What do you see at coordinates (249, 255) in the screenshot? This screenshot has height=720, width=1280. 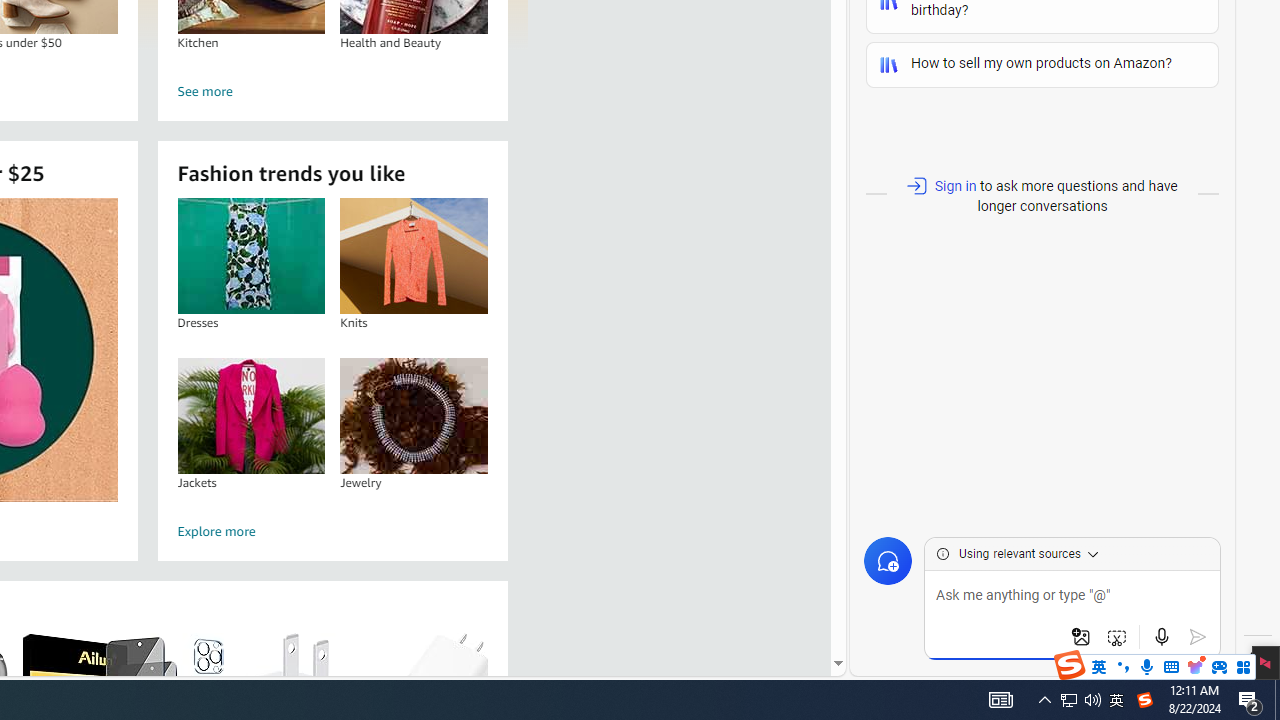 I see `'Dresses'` at bounding box center [249, 255].